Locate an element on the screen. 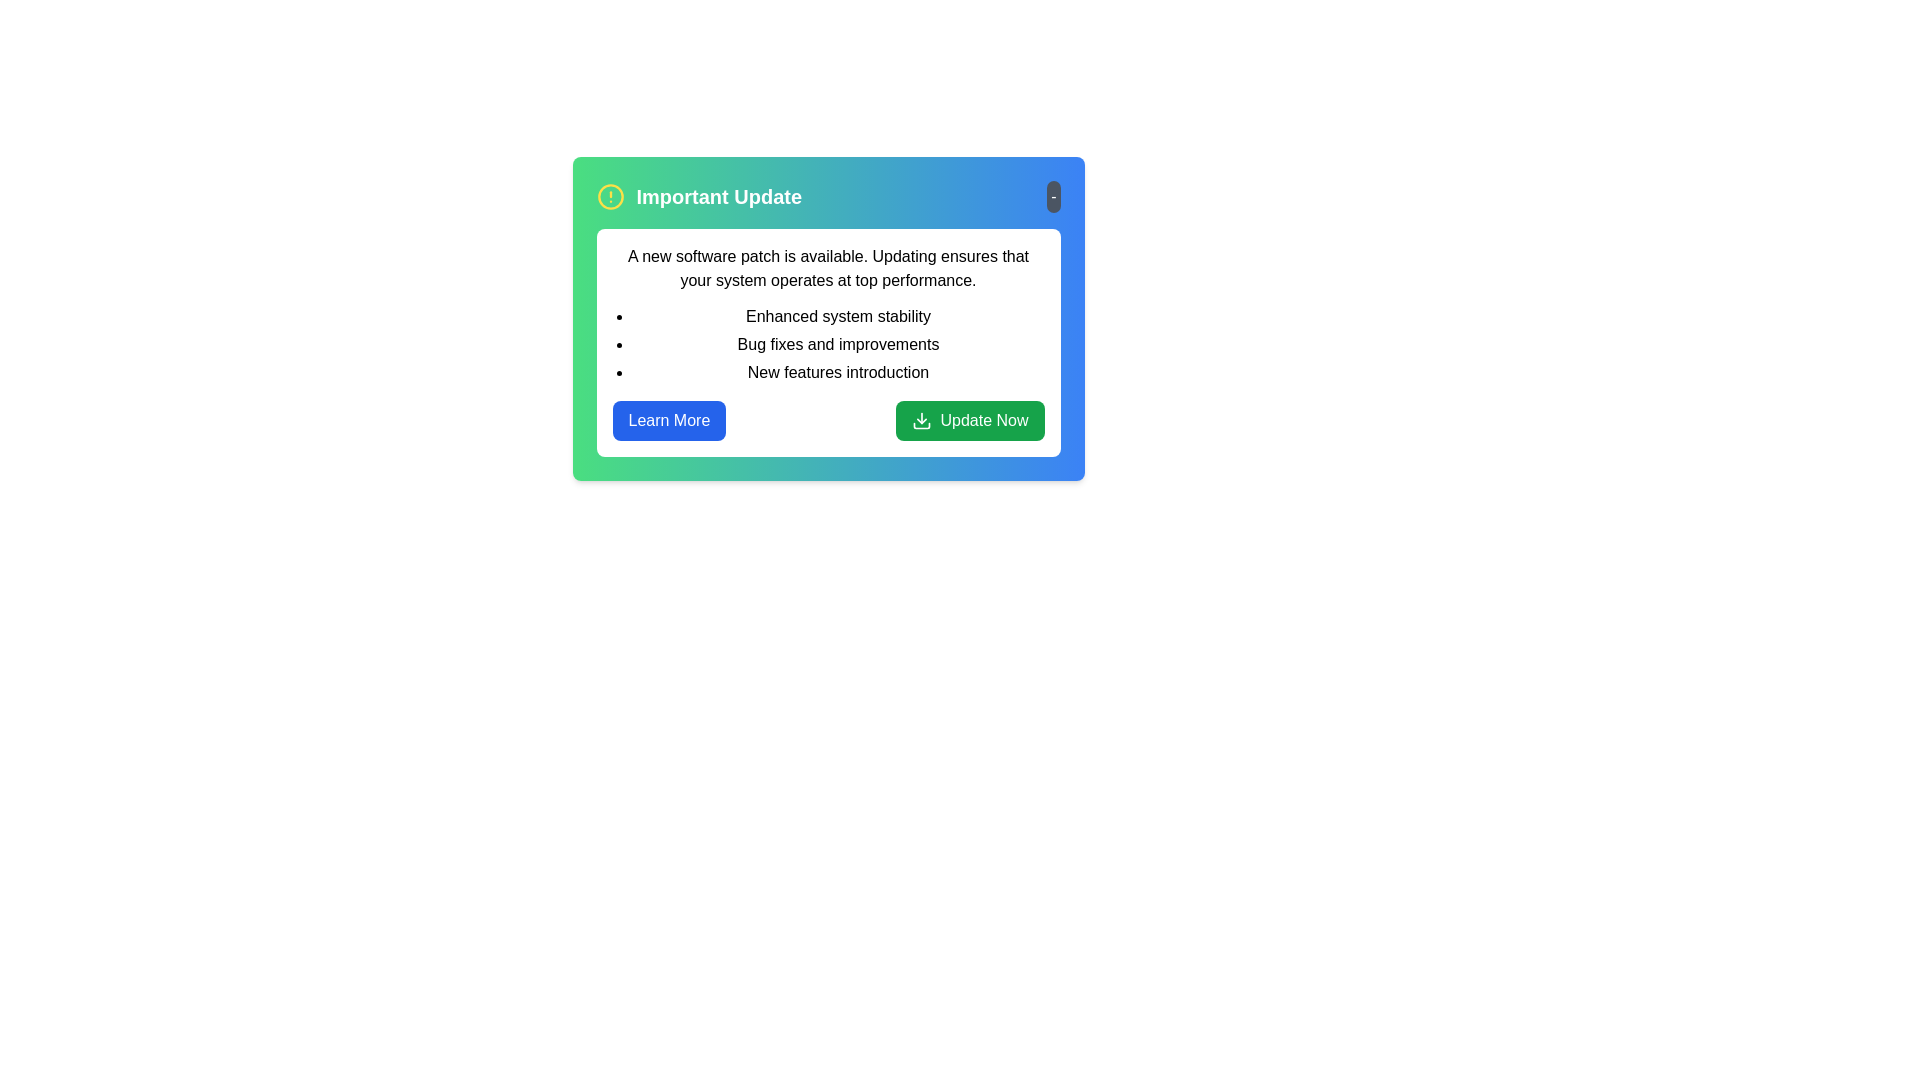 This screenshot has height=1080, width=1920. the 'Update Now' button is located at coordinates (969, 419).